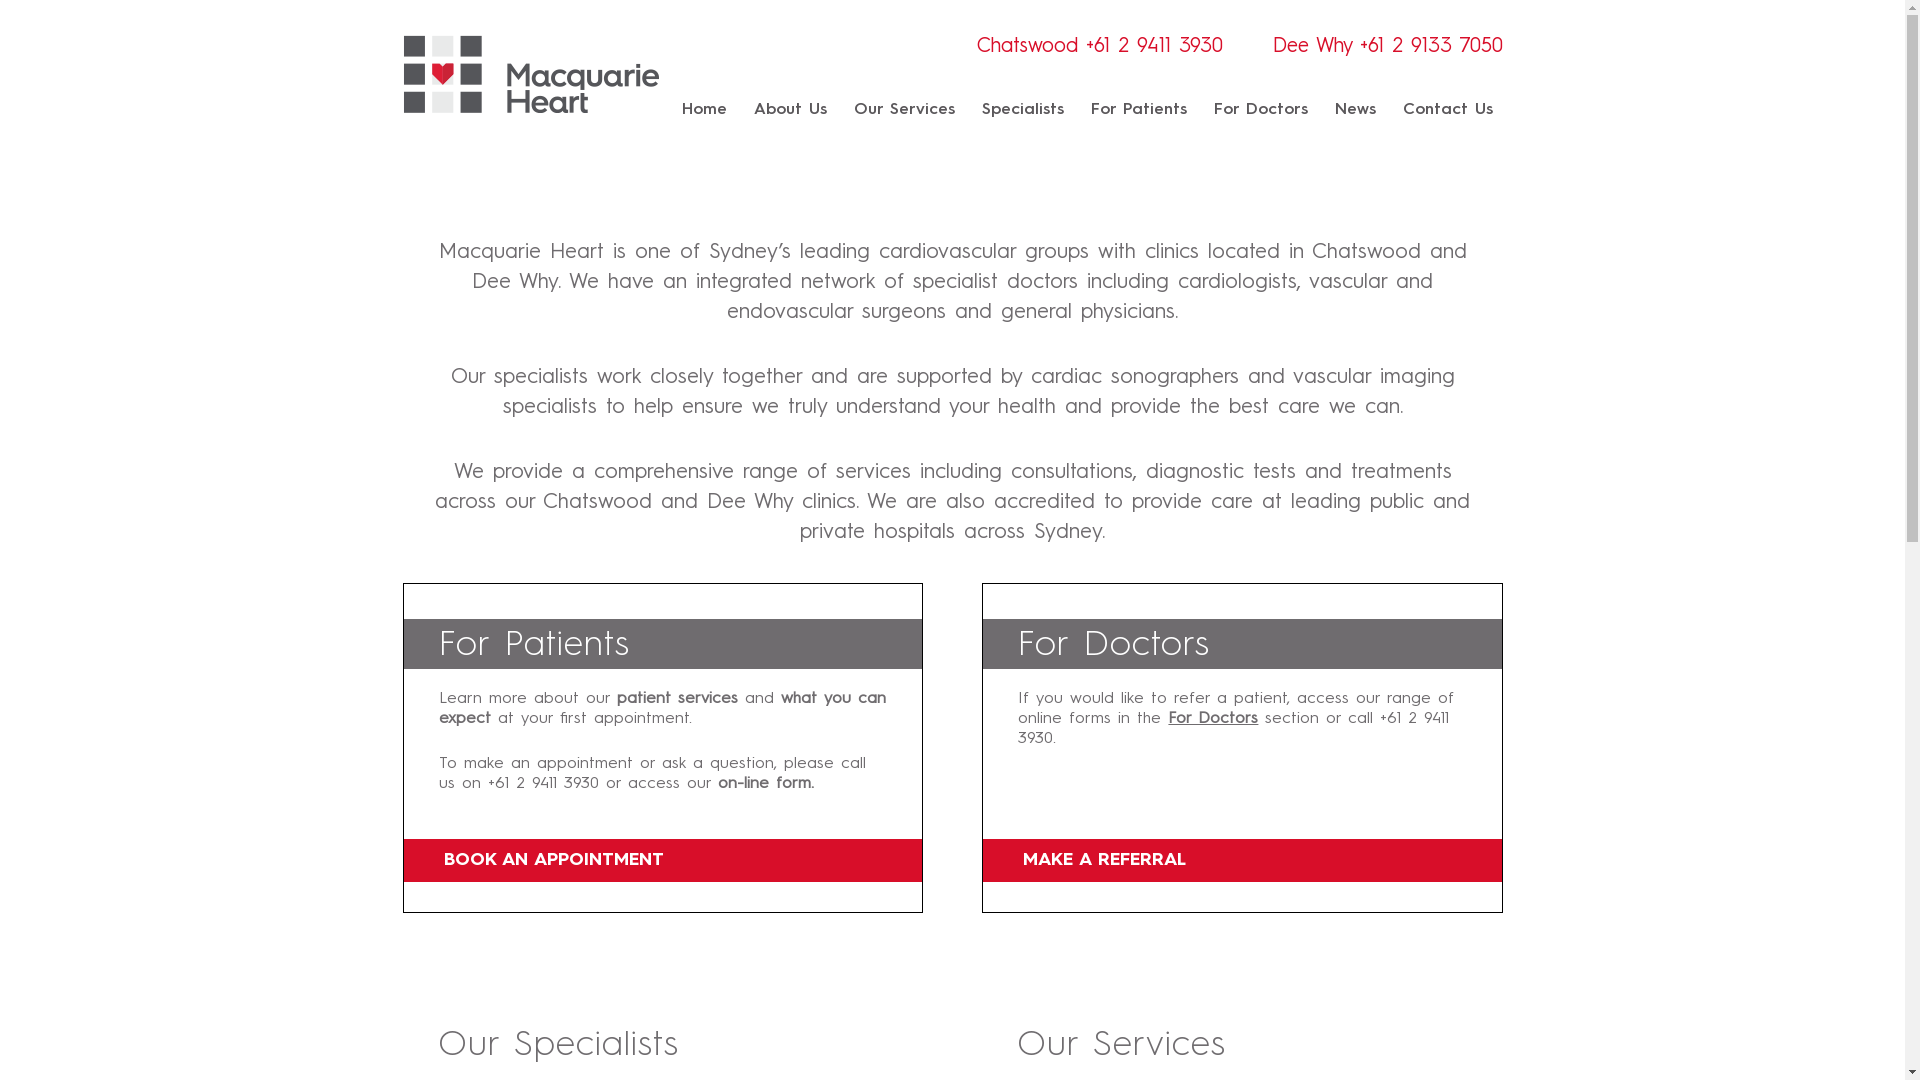 The height and width of the screenshot is (1080, 1920). I want to click on 'Specialists', so click(1022, 110).